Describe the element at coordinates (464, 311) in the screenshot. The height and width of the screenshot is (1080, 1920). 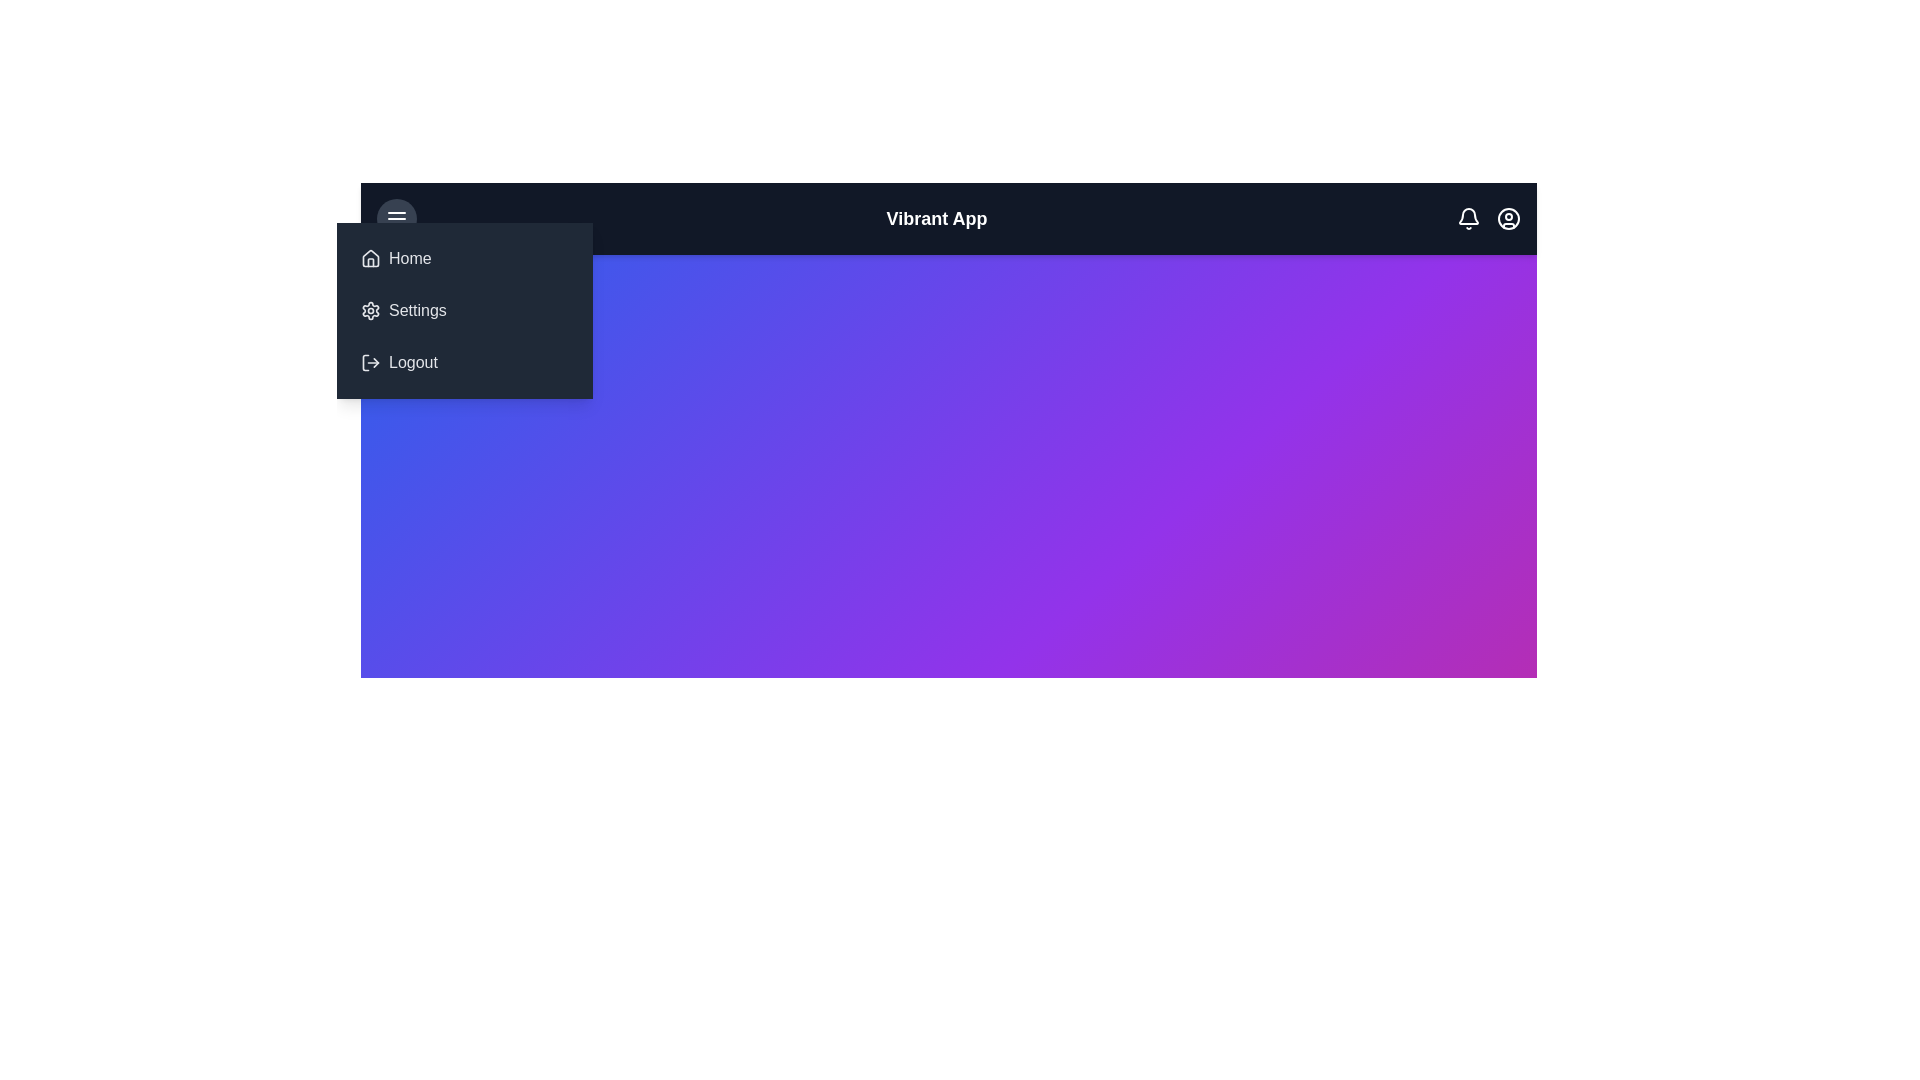
I see `the 'Settings' menu item` at that location.